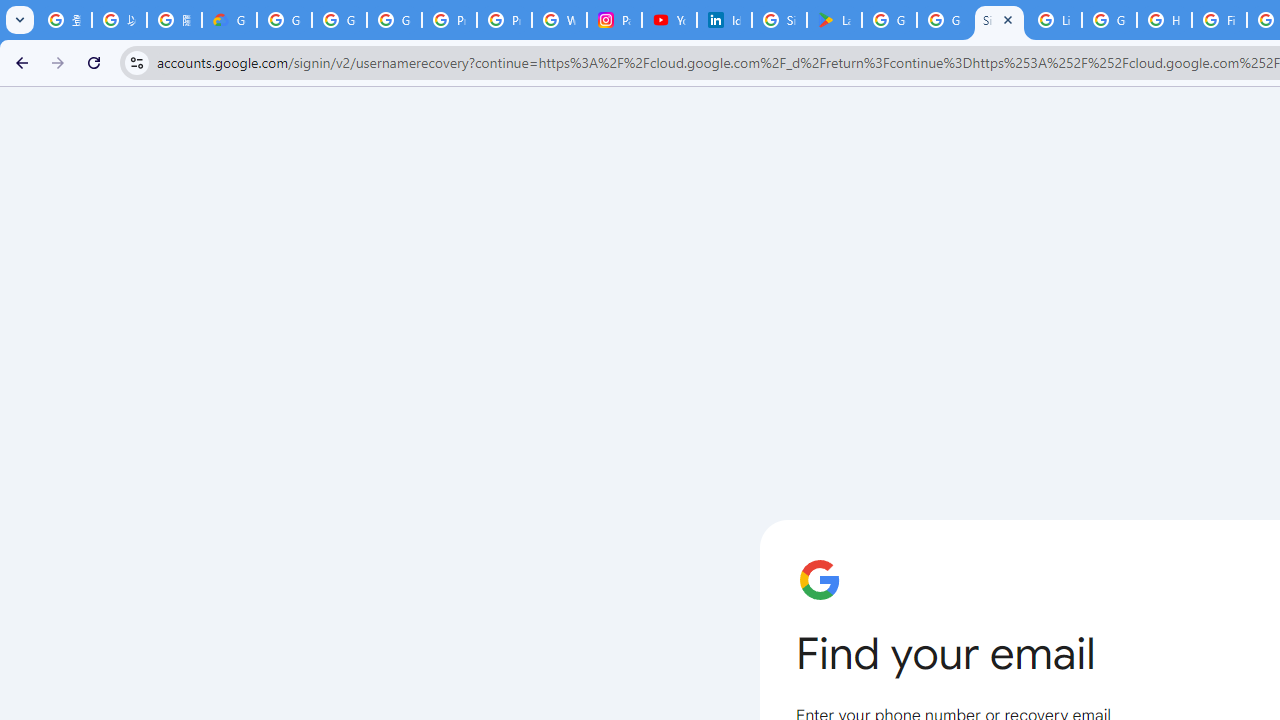  What do you see at coordinates (833, 20) in the screenshot?
I see `'Last Shelter: Survival - Apps on Google Play'` at bounding box center [833, 20].